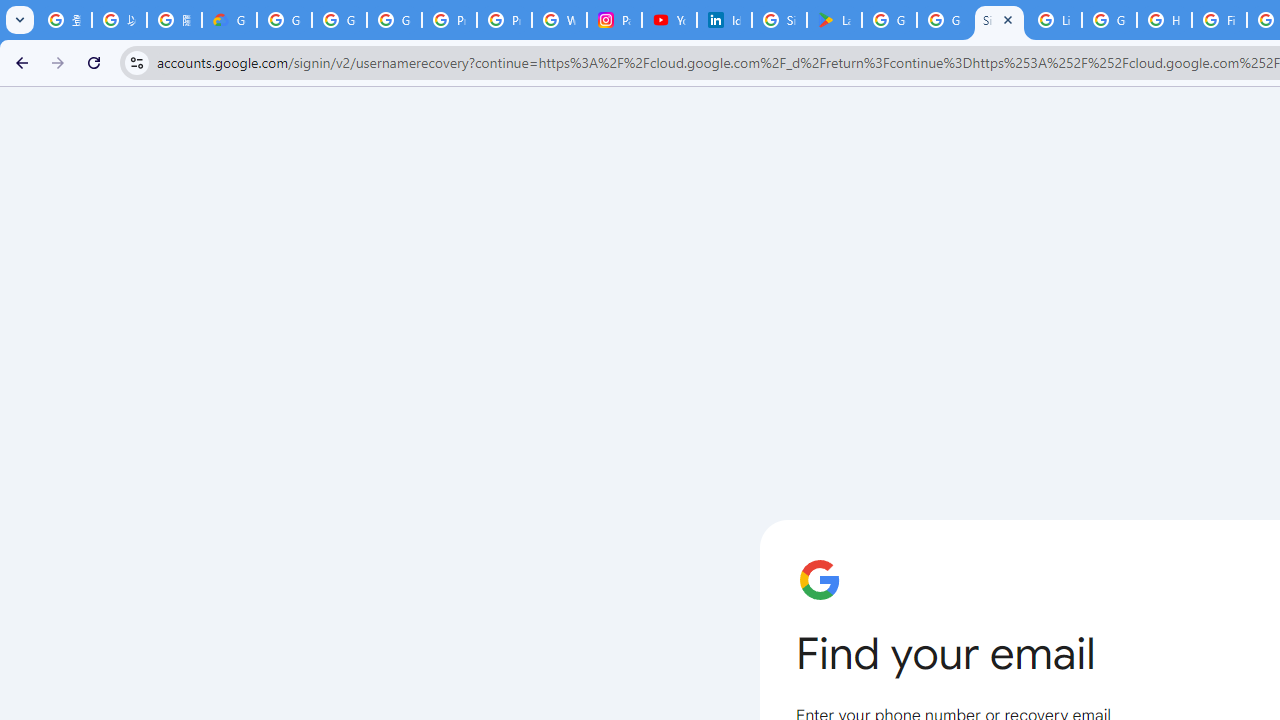  What do you see at coordinates (833, 20) in the screenshot?
I see `'Last Shelter: Survival - Apps on Google Play'` at bounding box center [833, 20].